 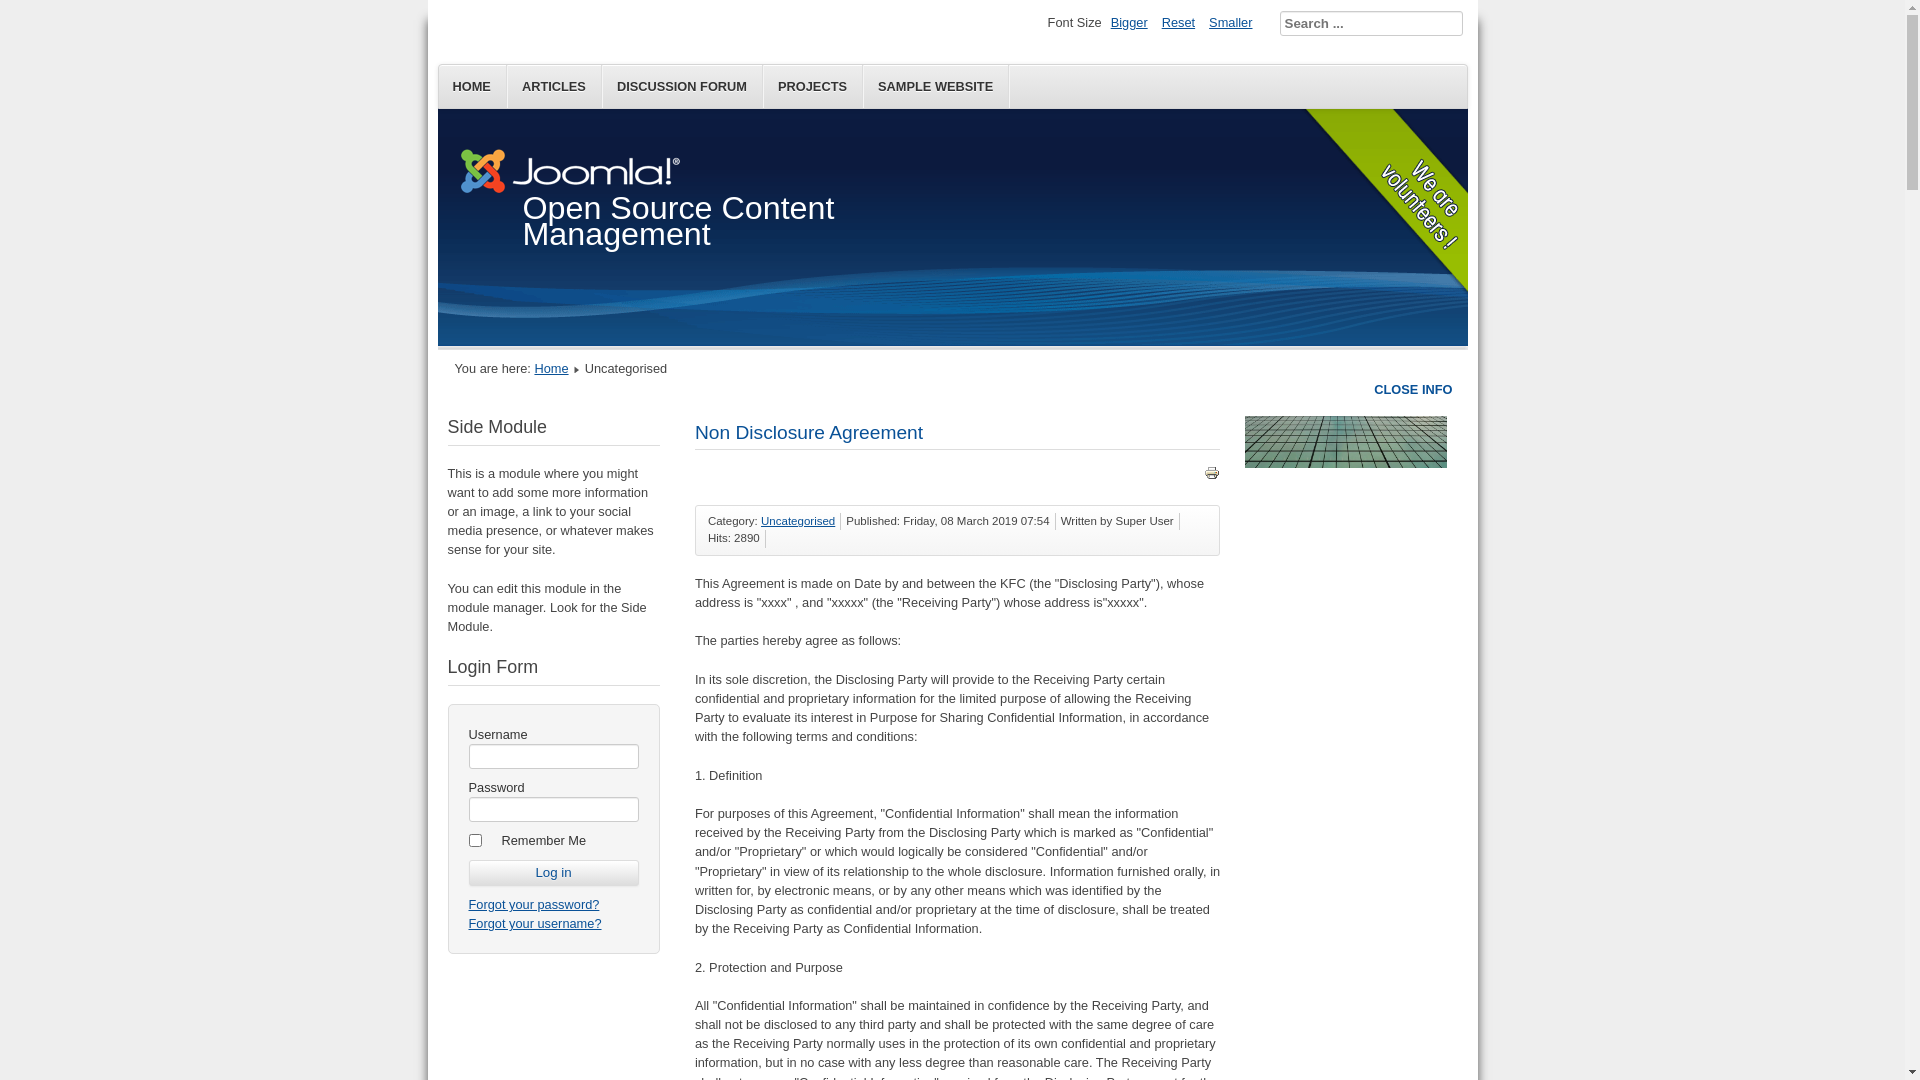 I want to click on 'Uncategorised', so click(x=796, y=519).